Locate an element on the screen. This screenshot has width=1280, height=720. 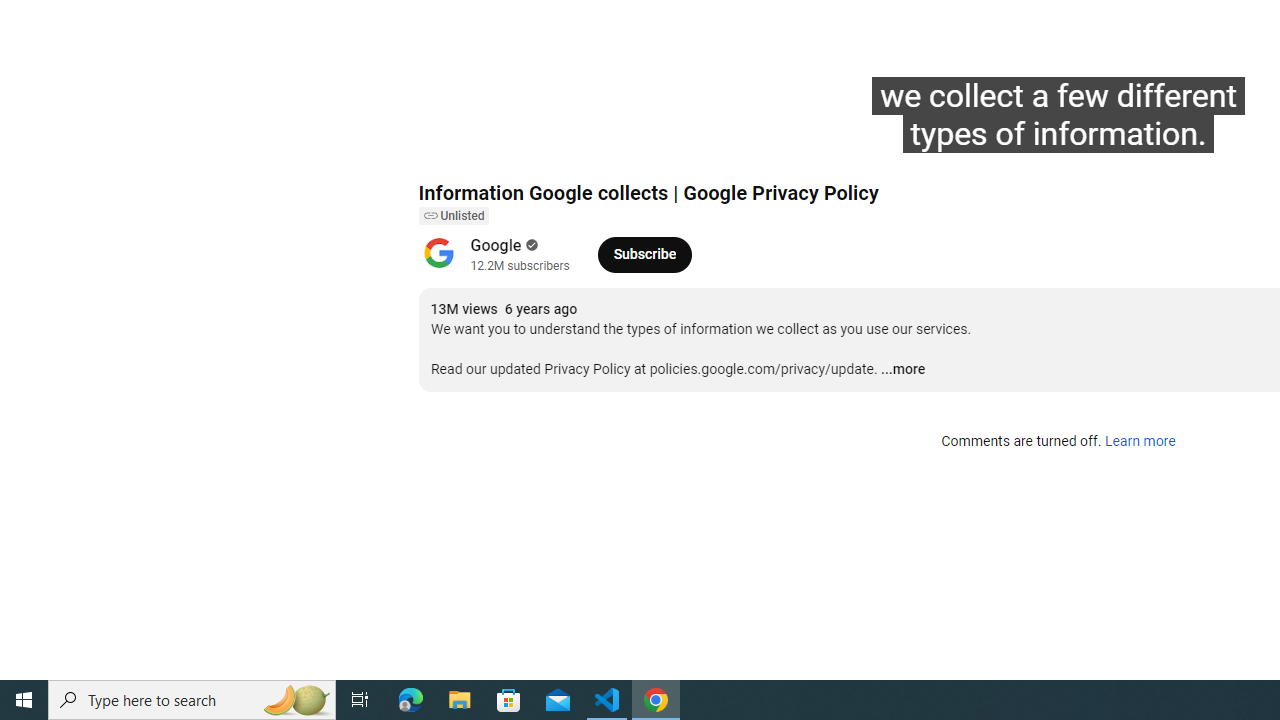
'Verified' is located at coordinates (530, 244).